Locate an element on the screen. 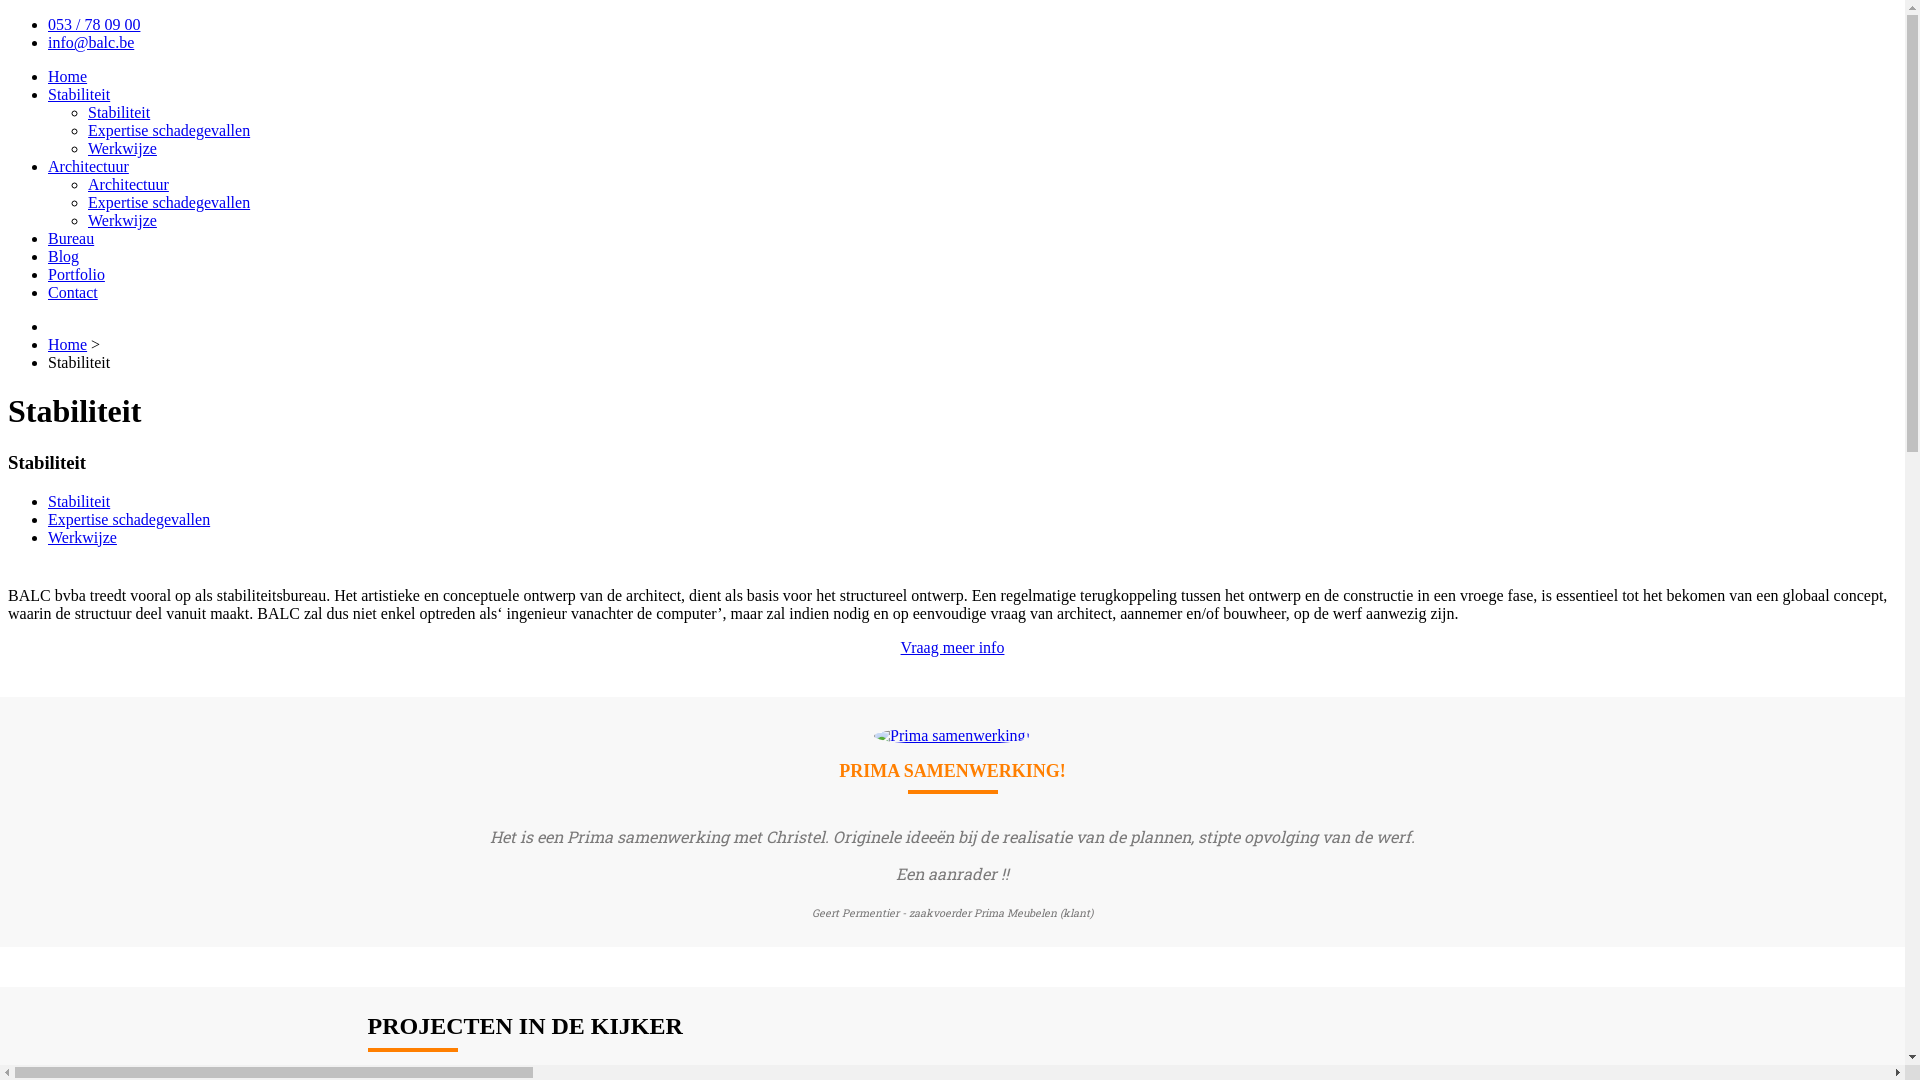  'Werkwijze' is located at coordinates (121, 147).